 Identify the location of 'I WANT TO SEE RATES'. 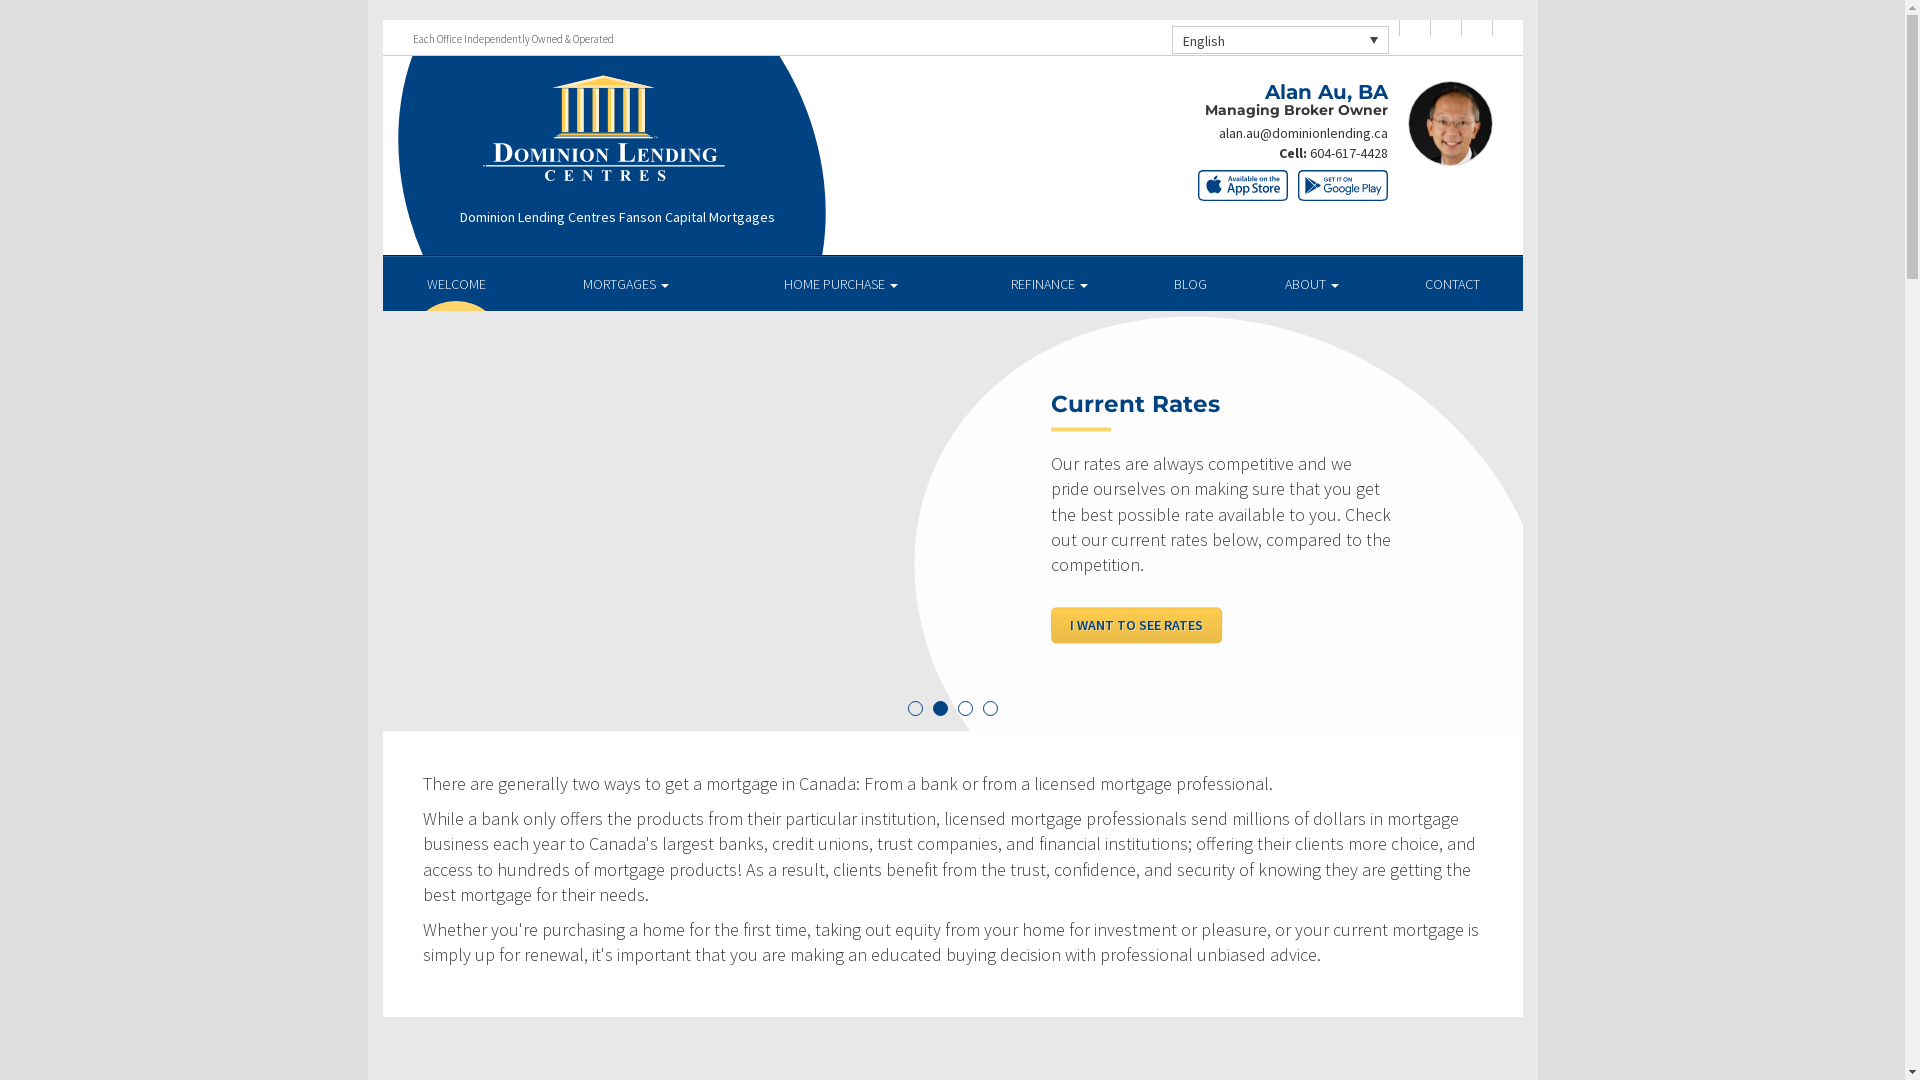
(1050, 623).